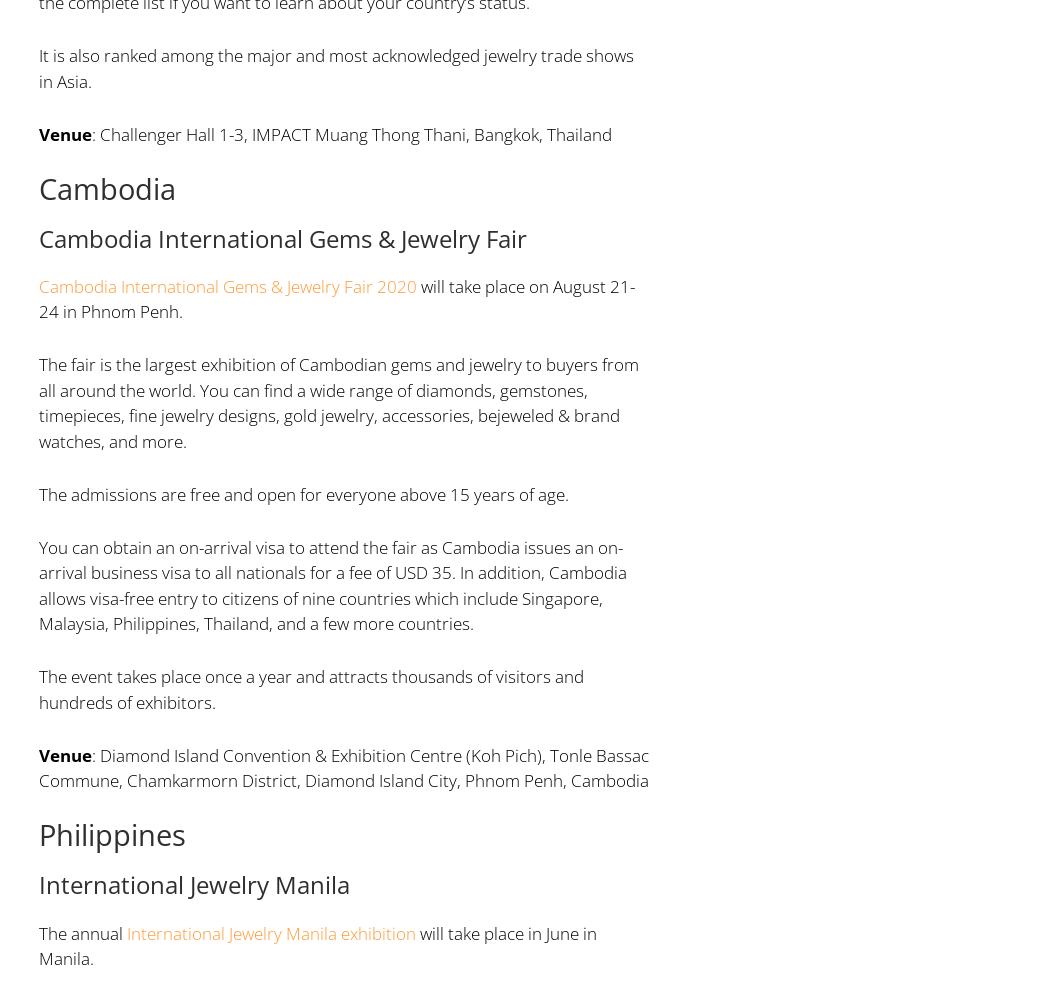  What do you see at coordinates (82, 931) in the screenshot?
I see `'The annual'` at bounding box center [82, 931].